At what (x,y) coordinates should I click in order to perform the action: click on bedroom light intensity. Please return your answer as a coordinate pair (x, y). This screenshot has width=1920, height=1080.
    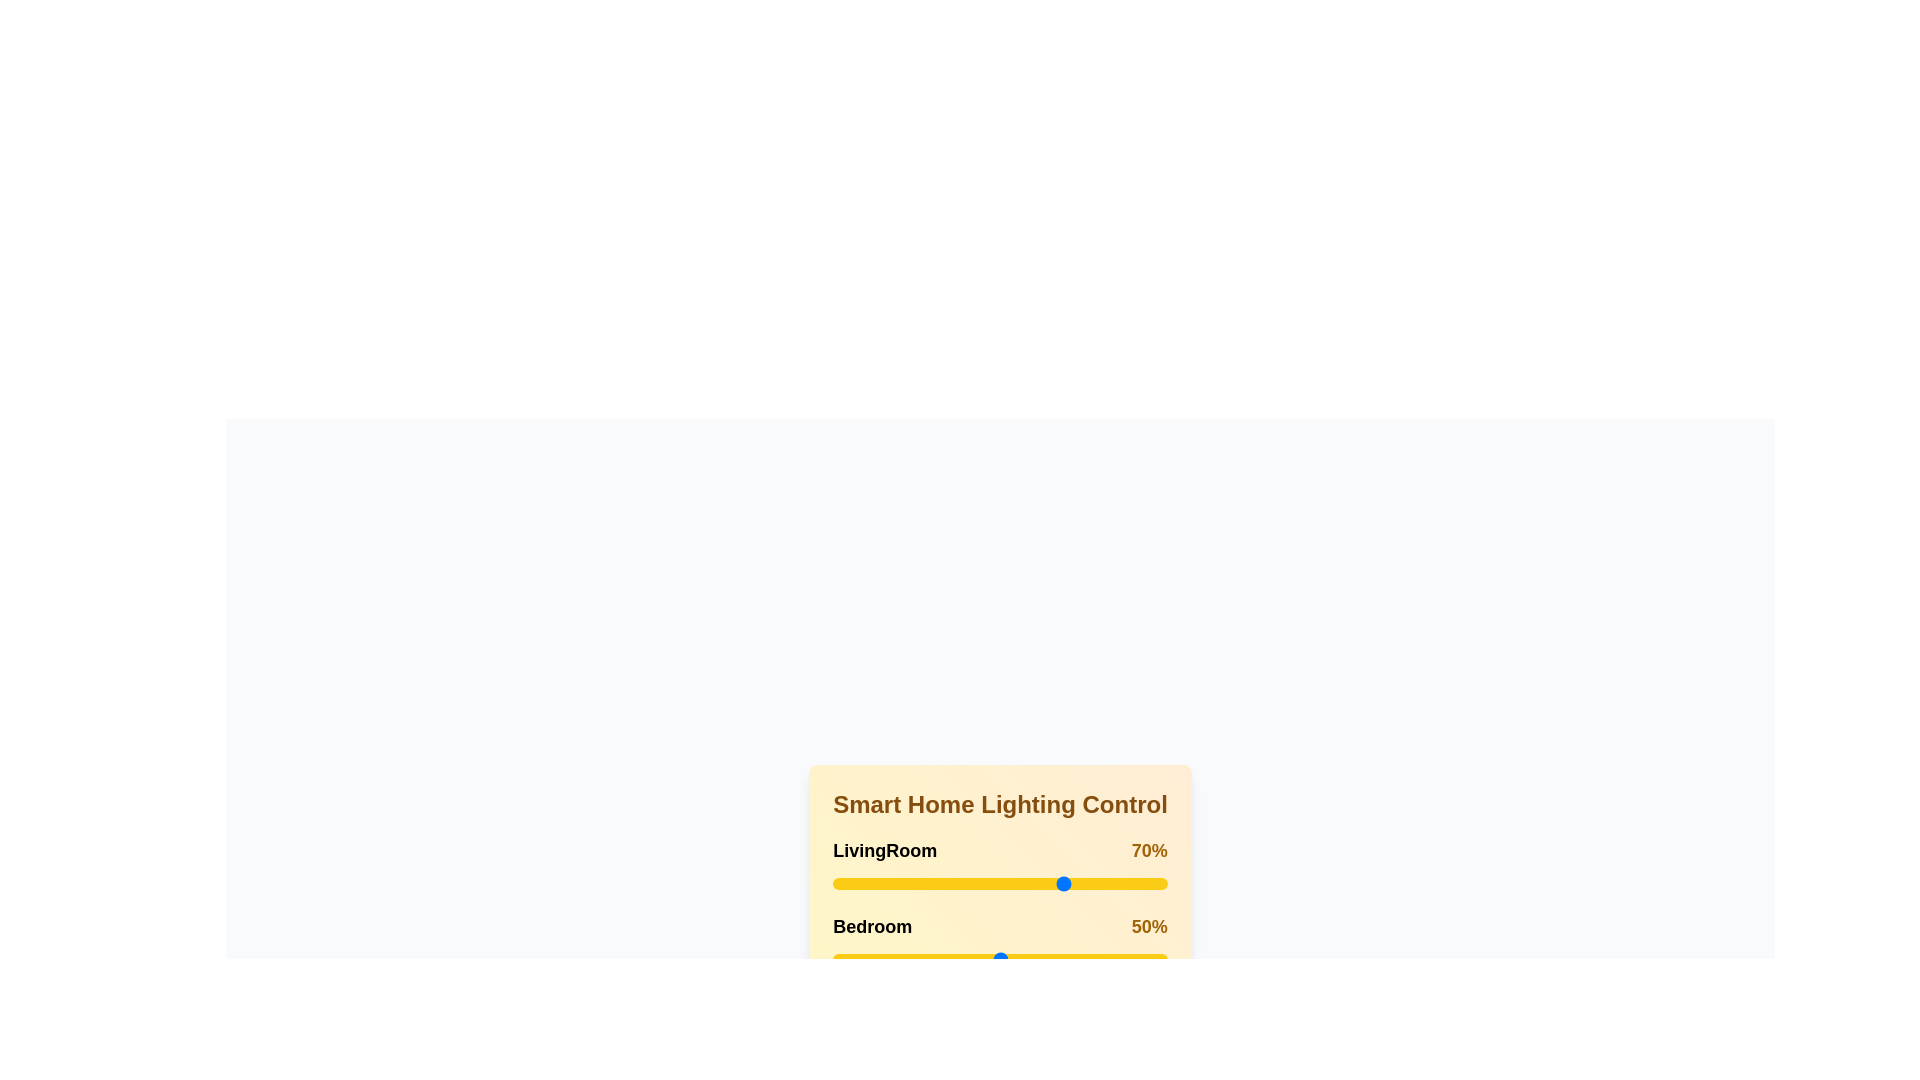
    Looking at the image, I should click on (1066, 959).